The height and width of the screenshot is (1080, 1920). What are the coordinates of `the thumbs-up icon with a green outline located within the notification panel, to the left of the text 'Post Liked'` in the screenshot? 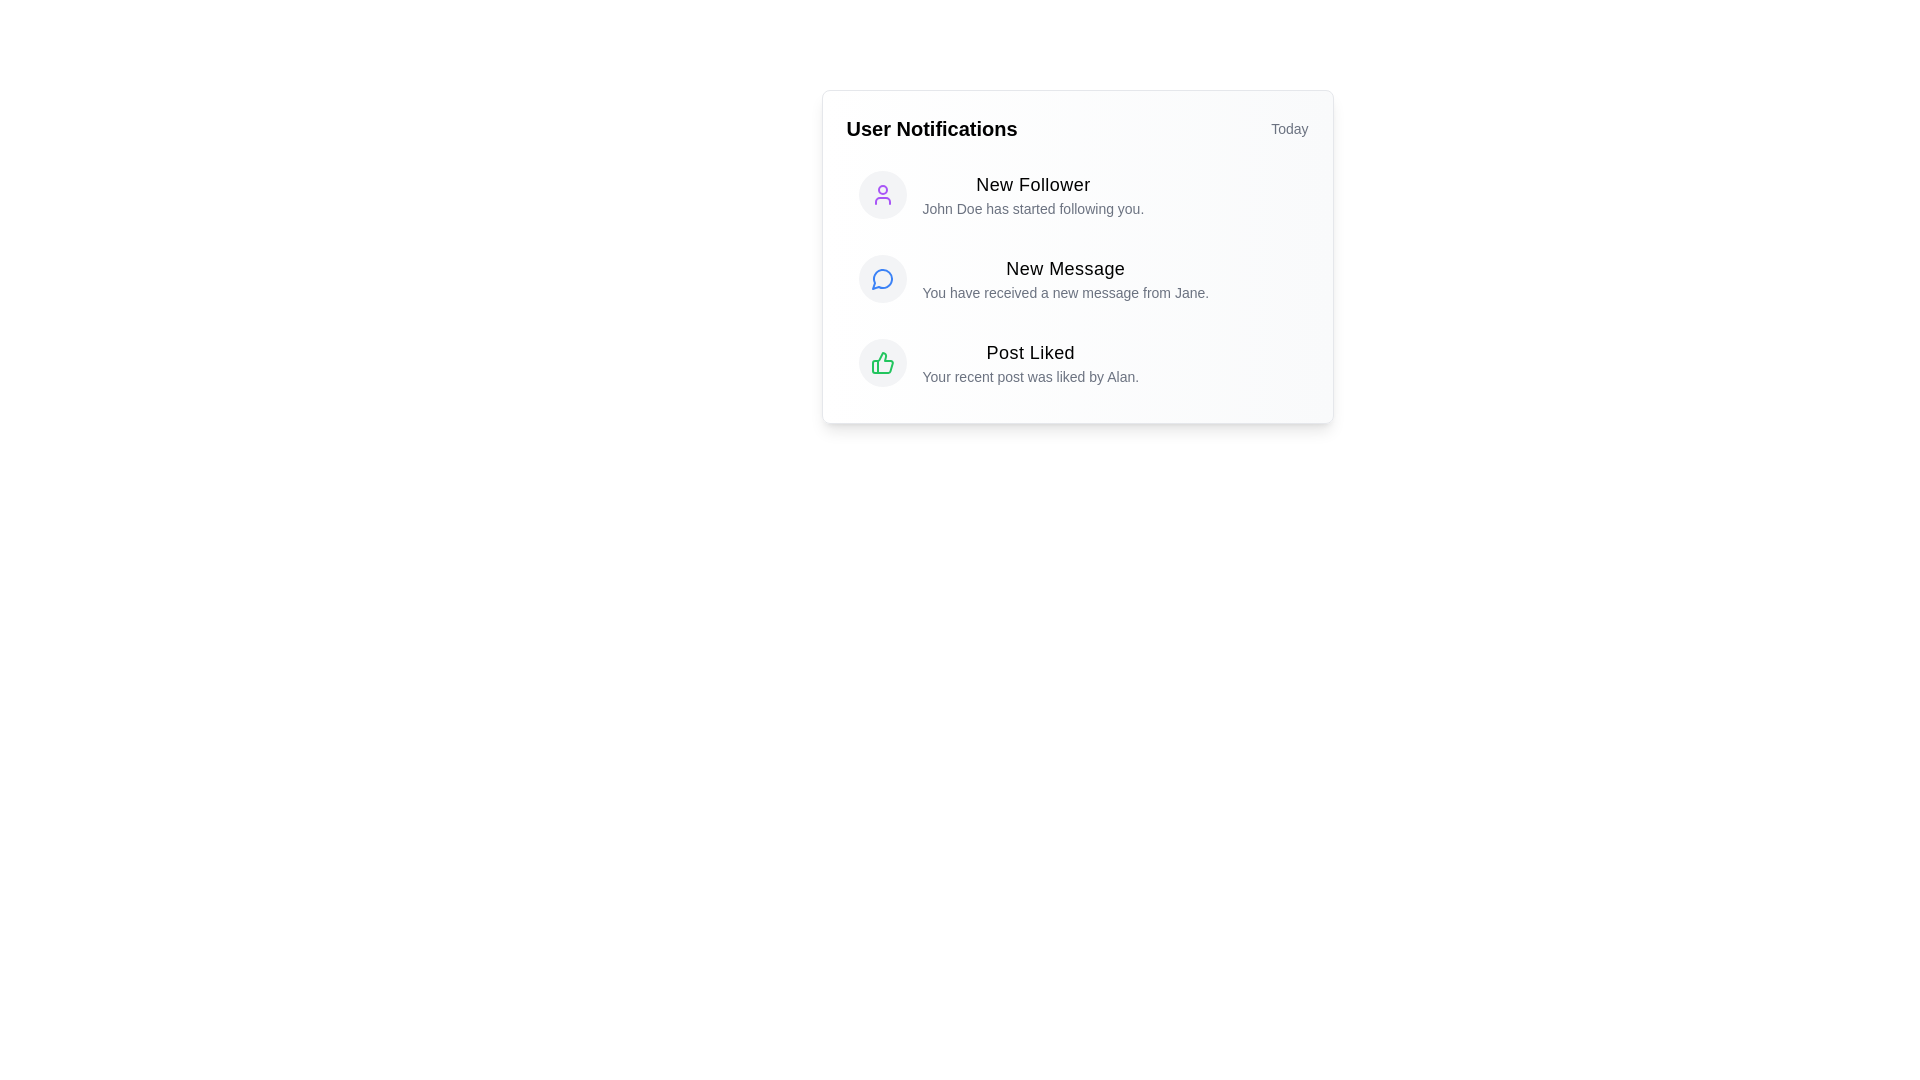 It's located at (881, 362).